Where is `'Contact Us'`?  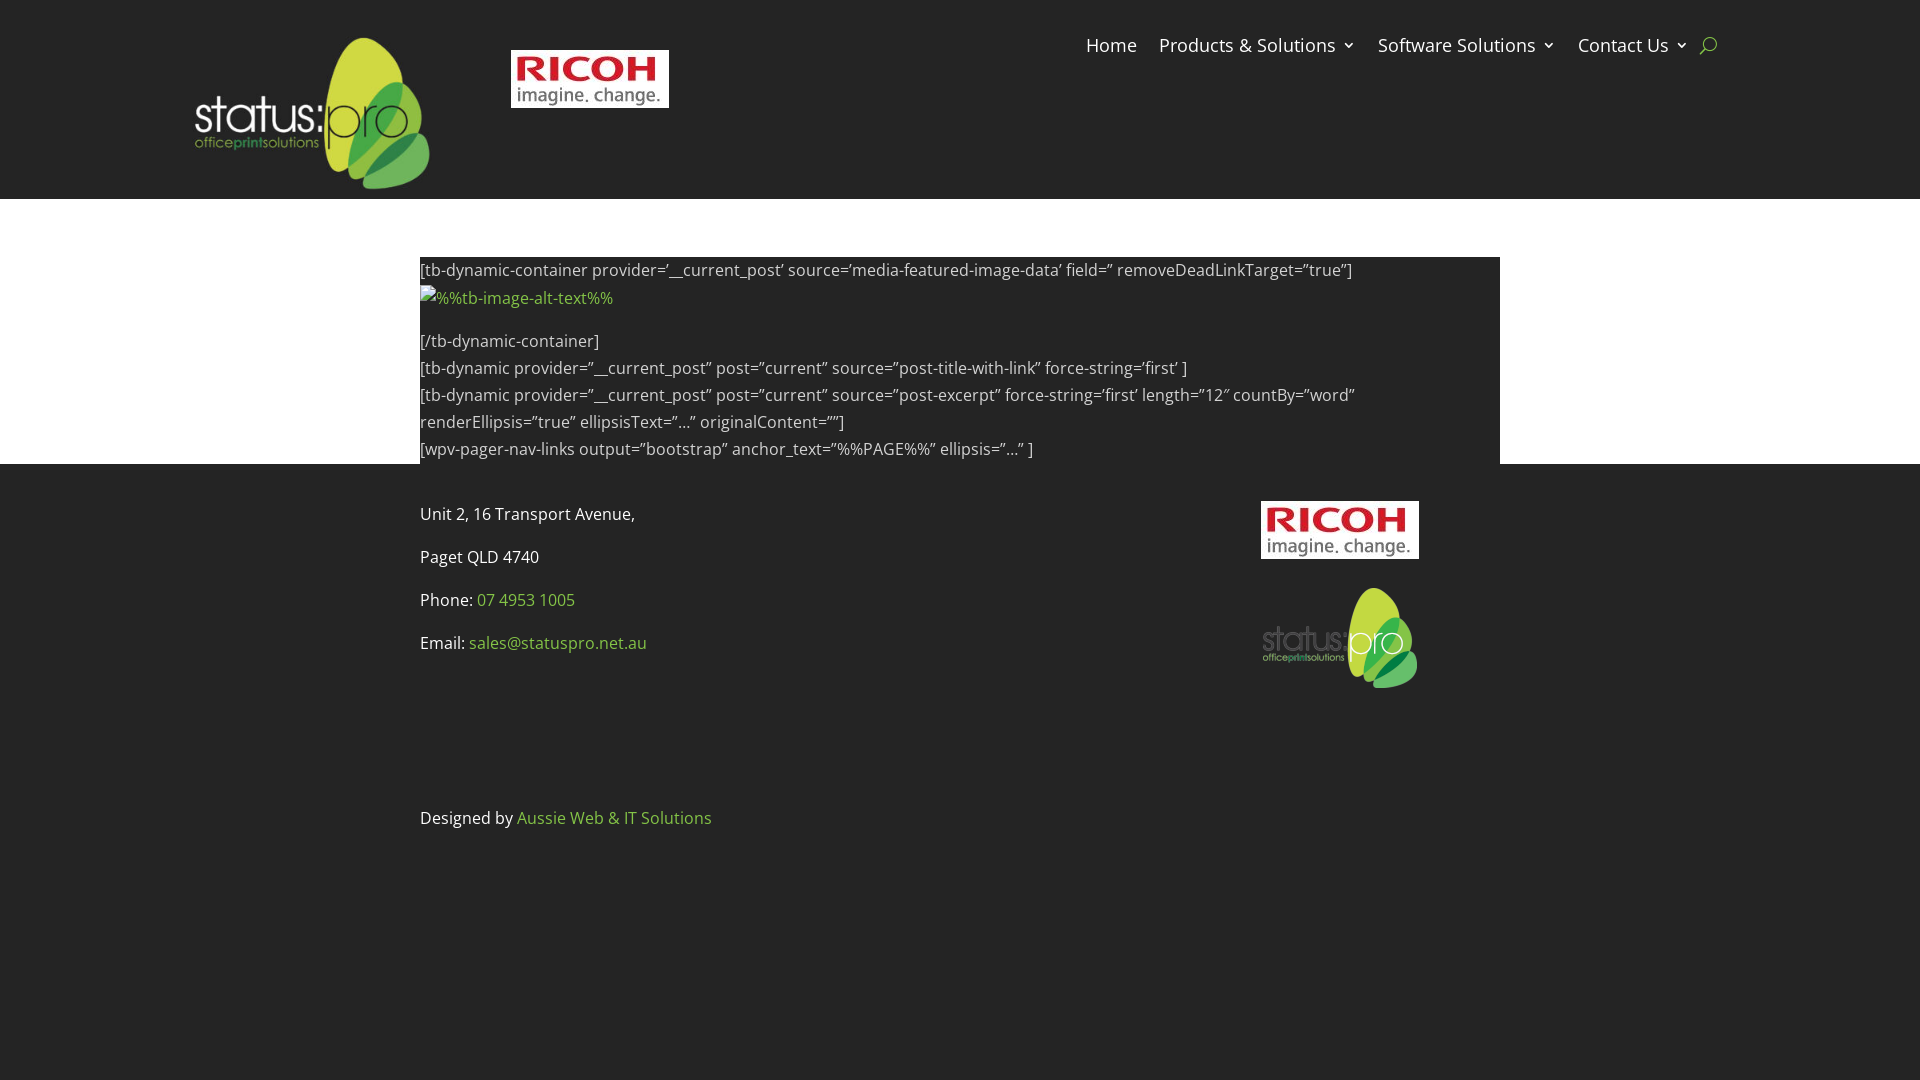
'Contact Us' is located at coordinates (1633, 48).